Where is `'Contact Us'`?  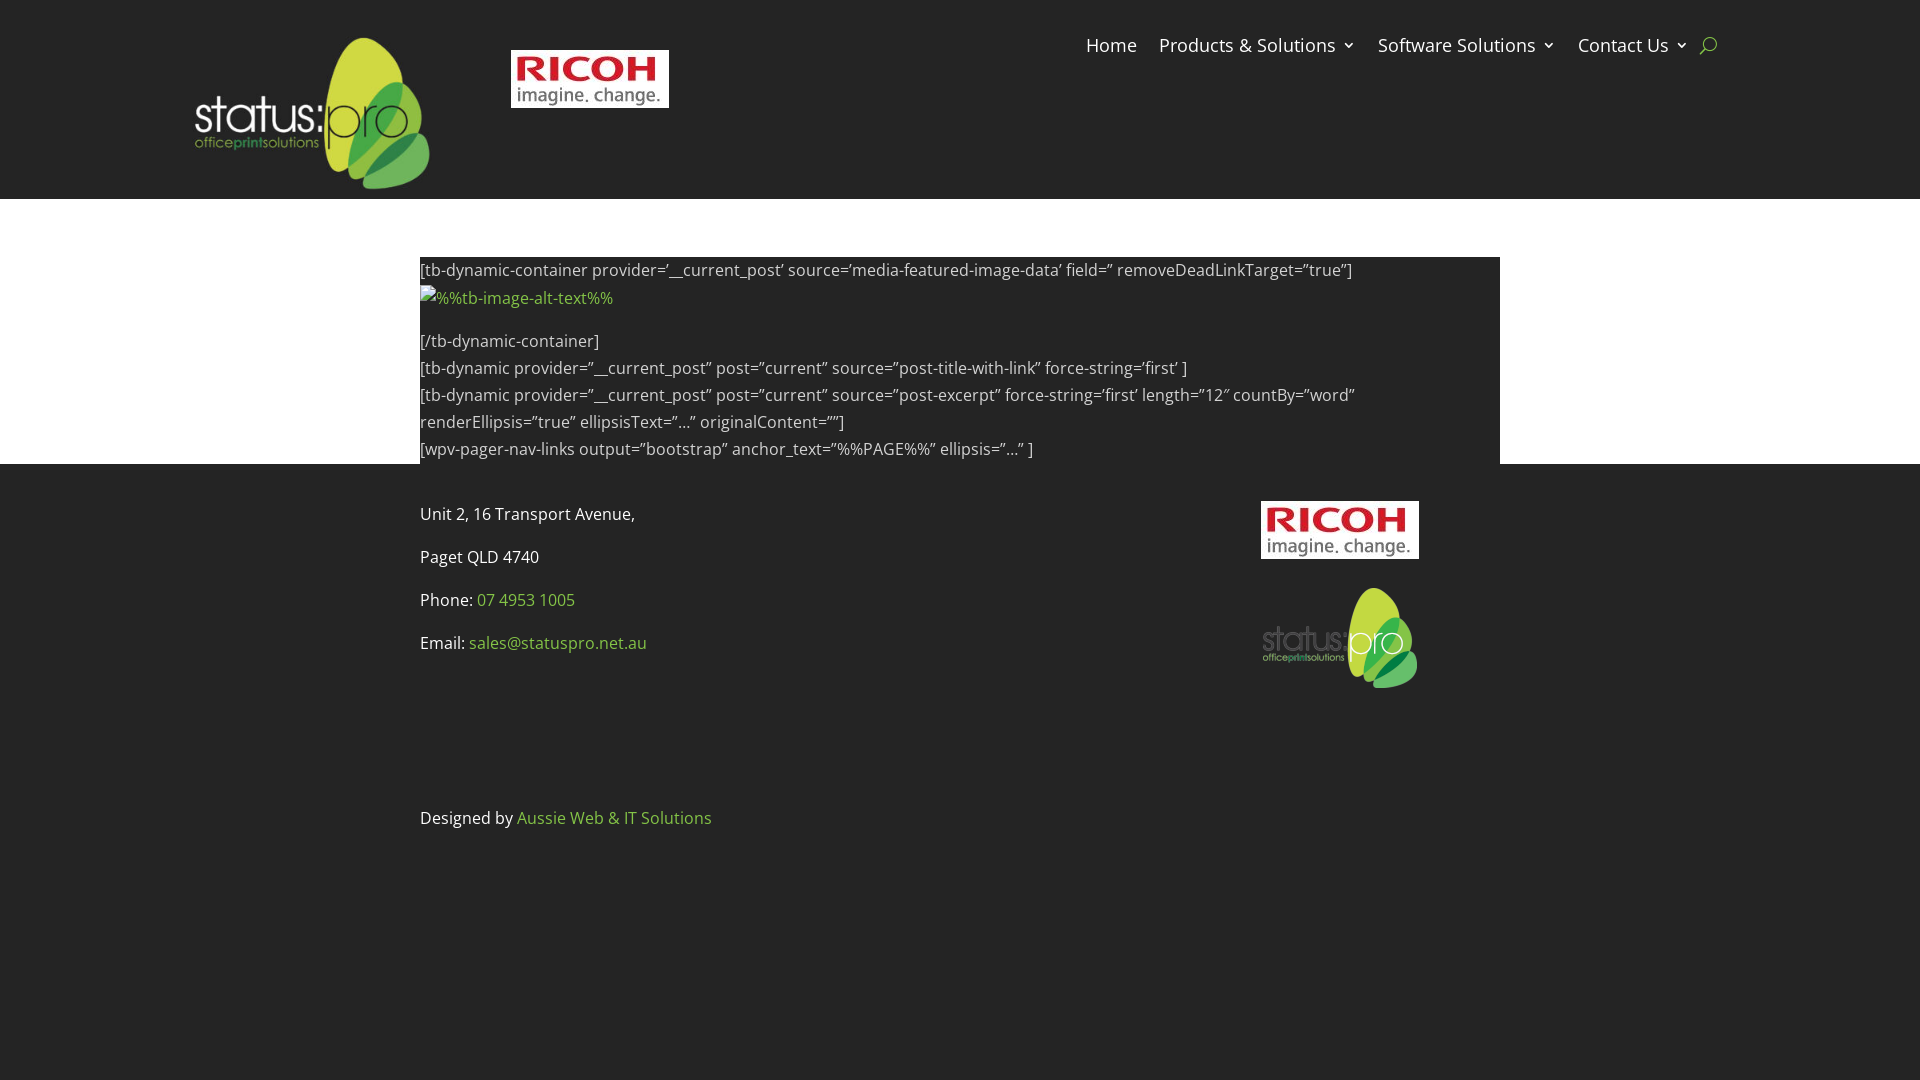
'Contact Us' is located at coordinates (1633, 48).